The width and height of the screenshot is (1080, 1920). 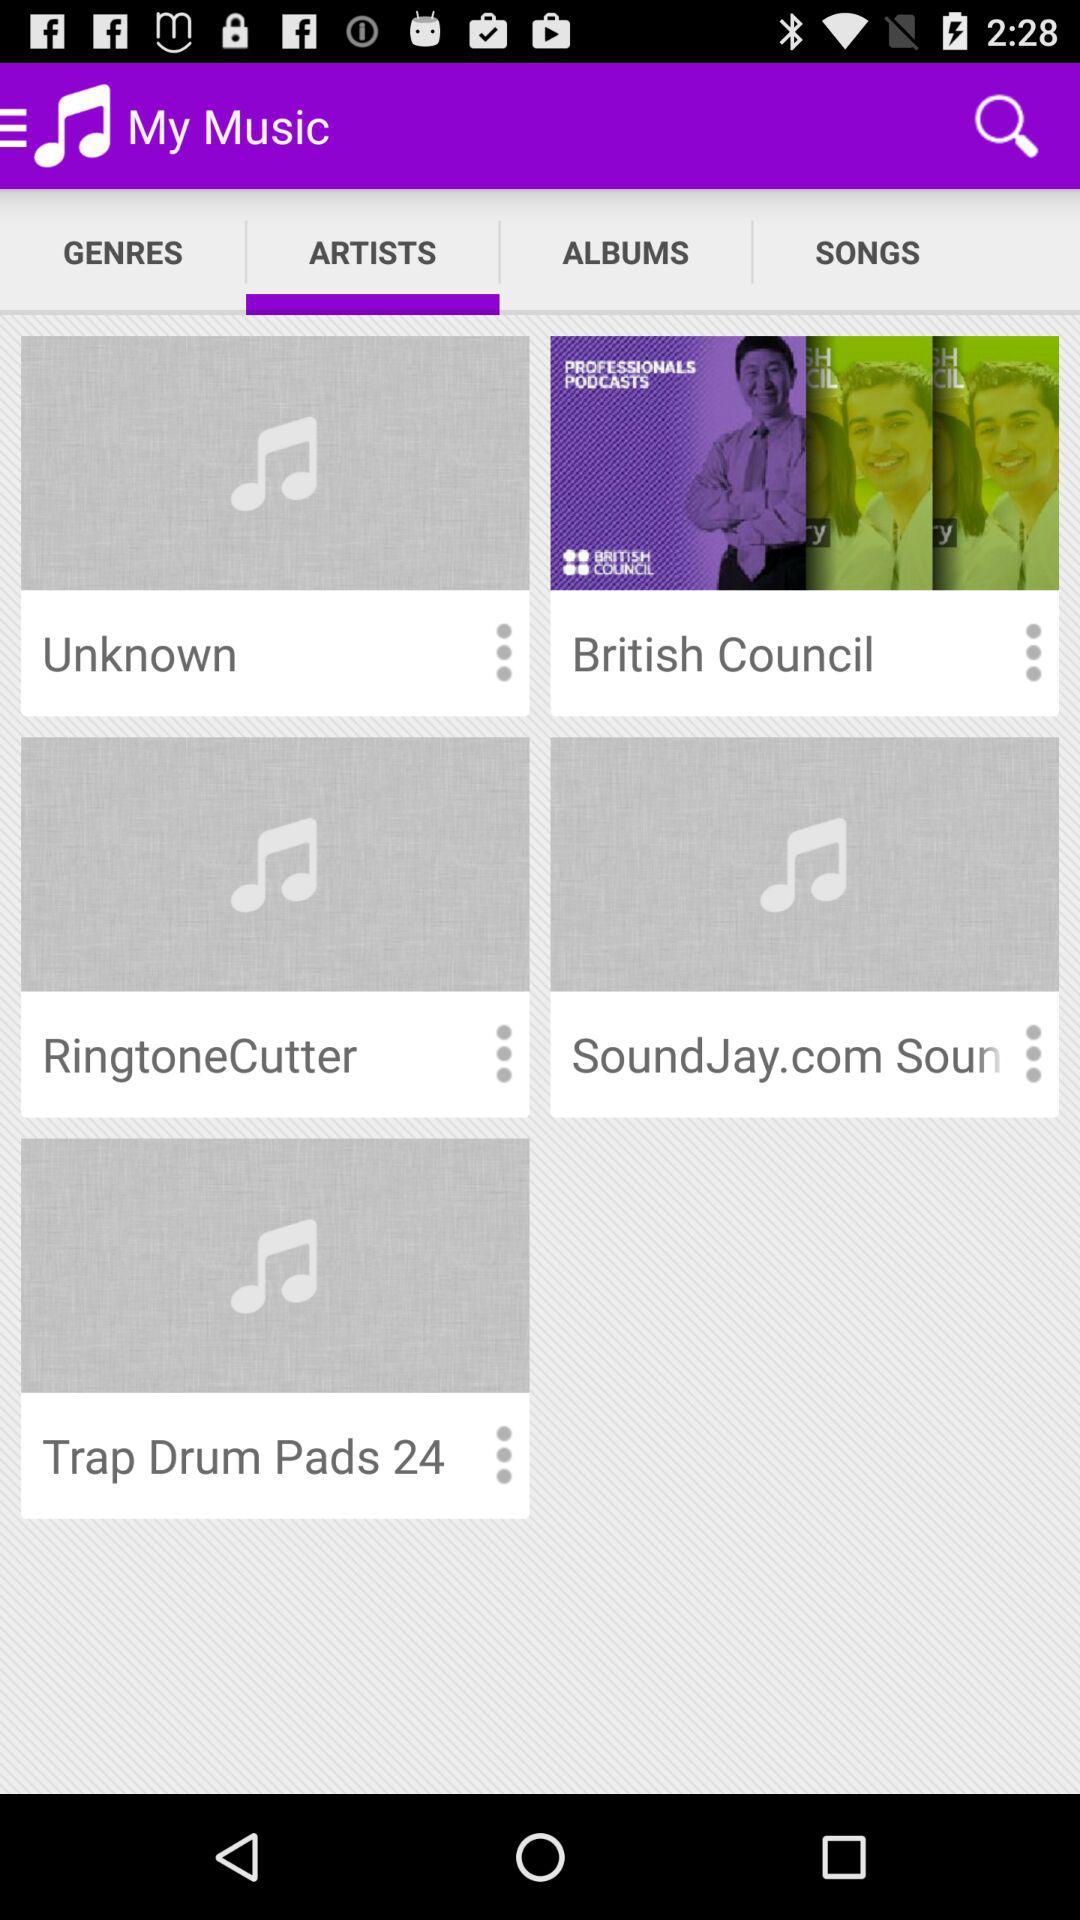 I want to click on icon to the left of the songs, so click(x=624, y=251).